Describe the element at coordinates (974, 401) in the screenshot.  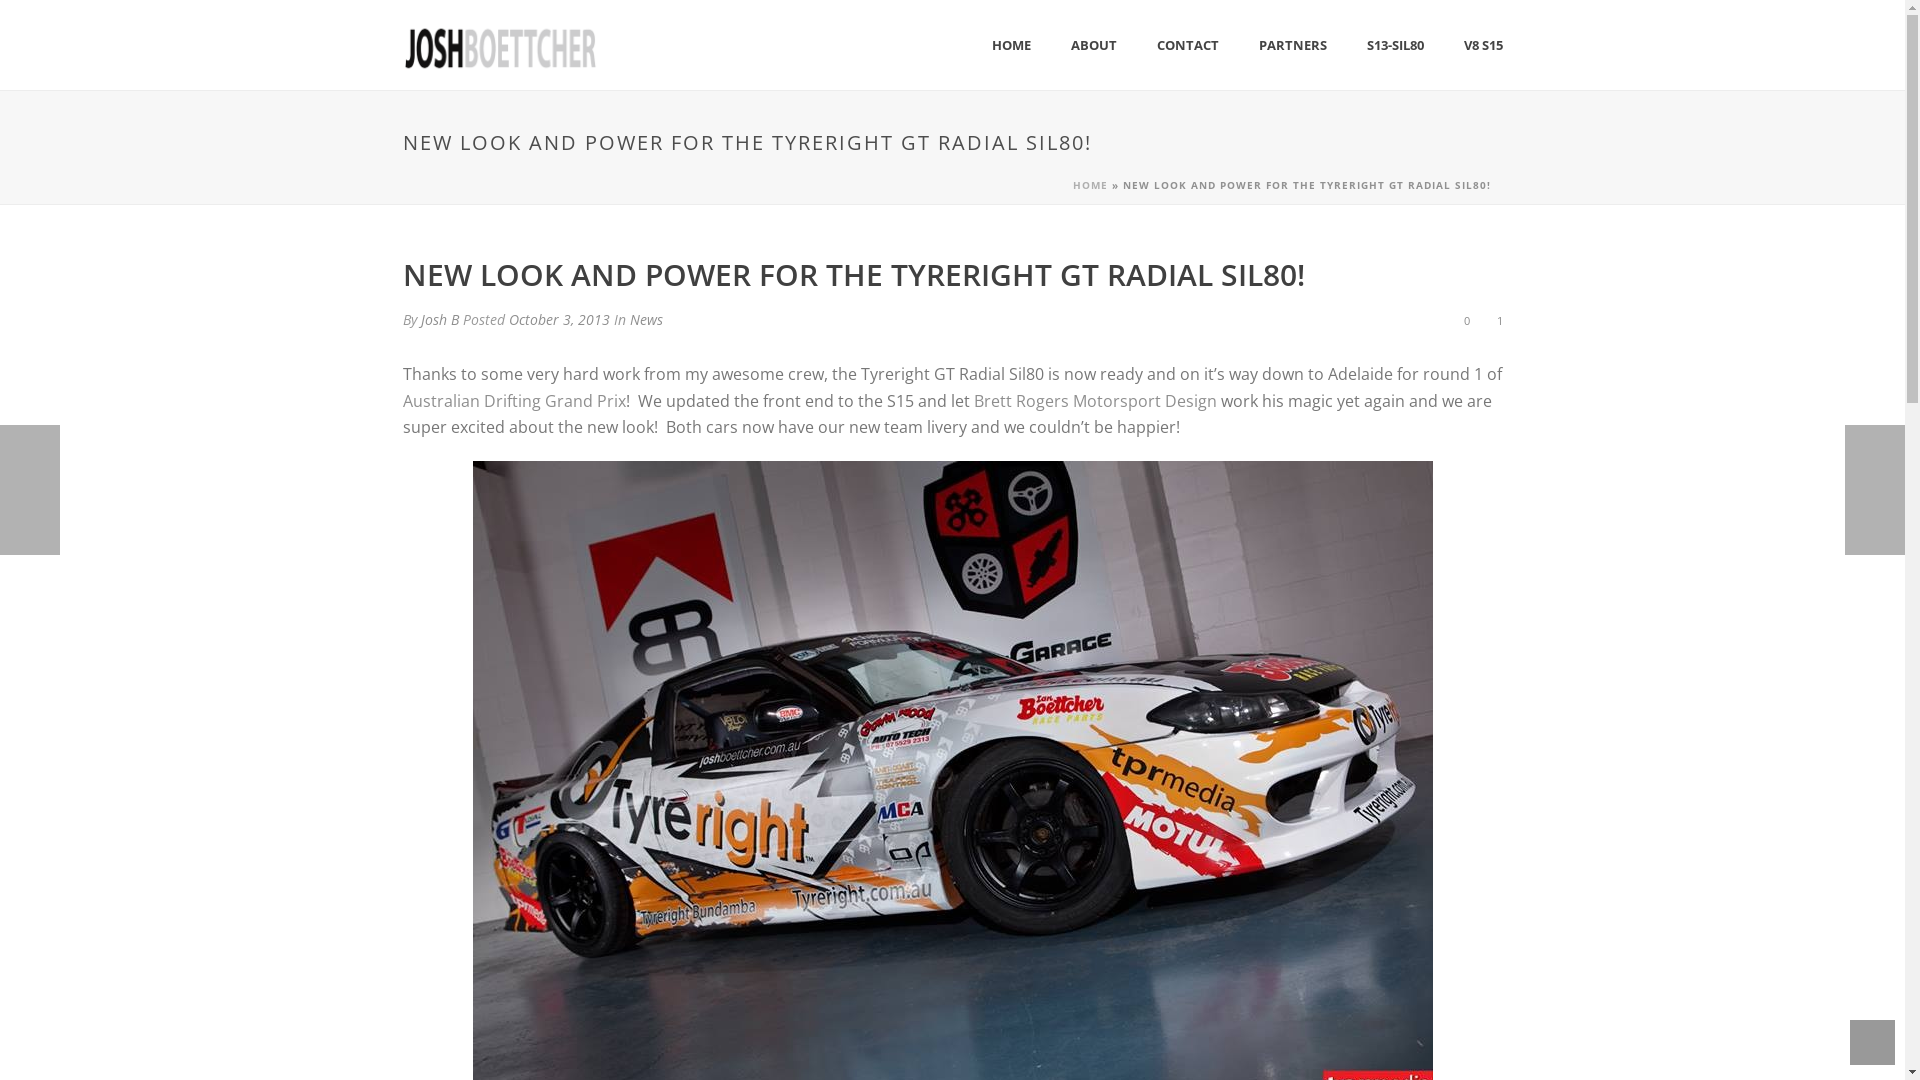
I see `'Brett Rogers Motorsport Design'` at that location.